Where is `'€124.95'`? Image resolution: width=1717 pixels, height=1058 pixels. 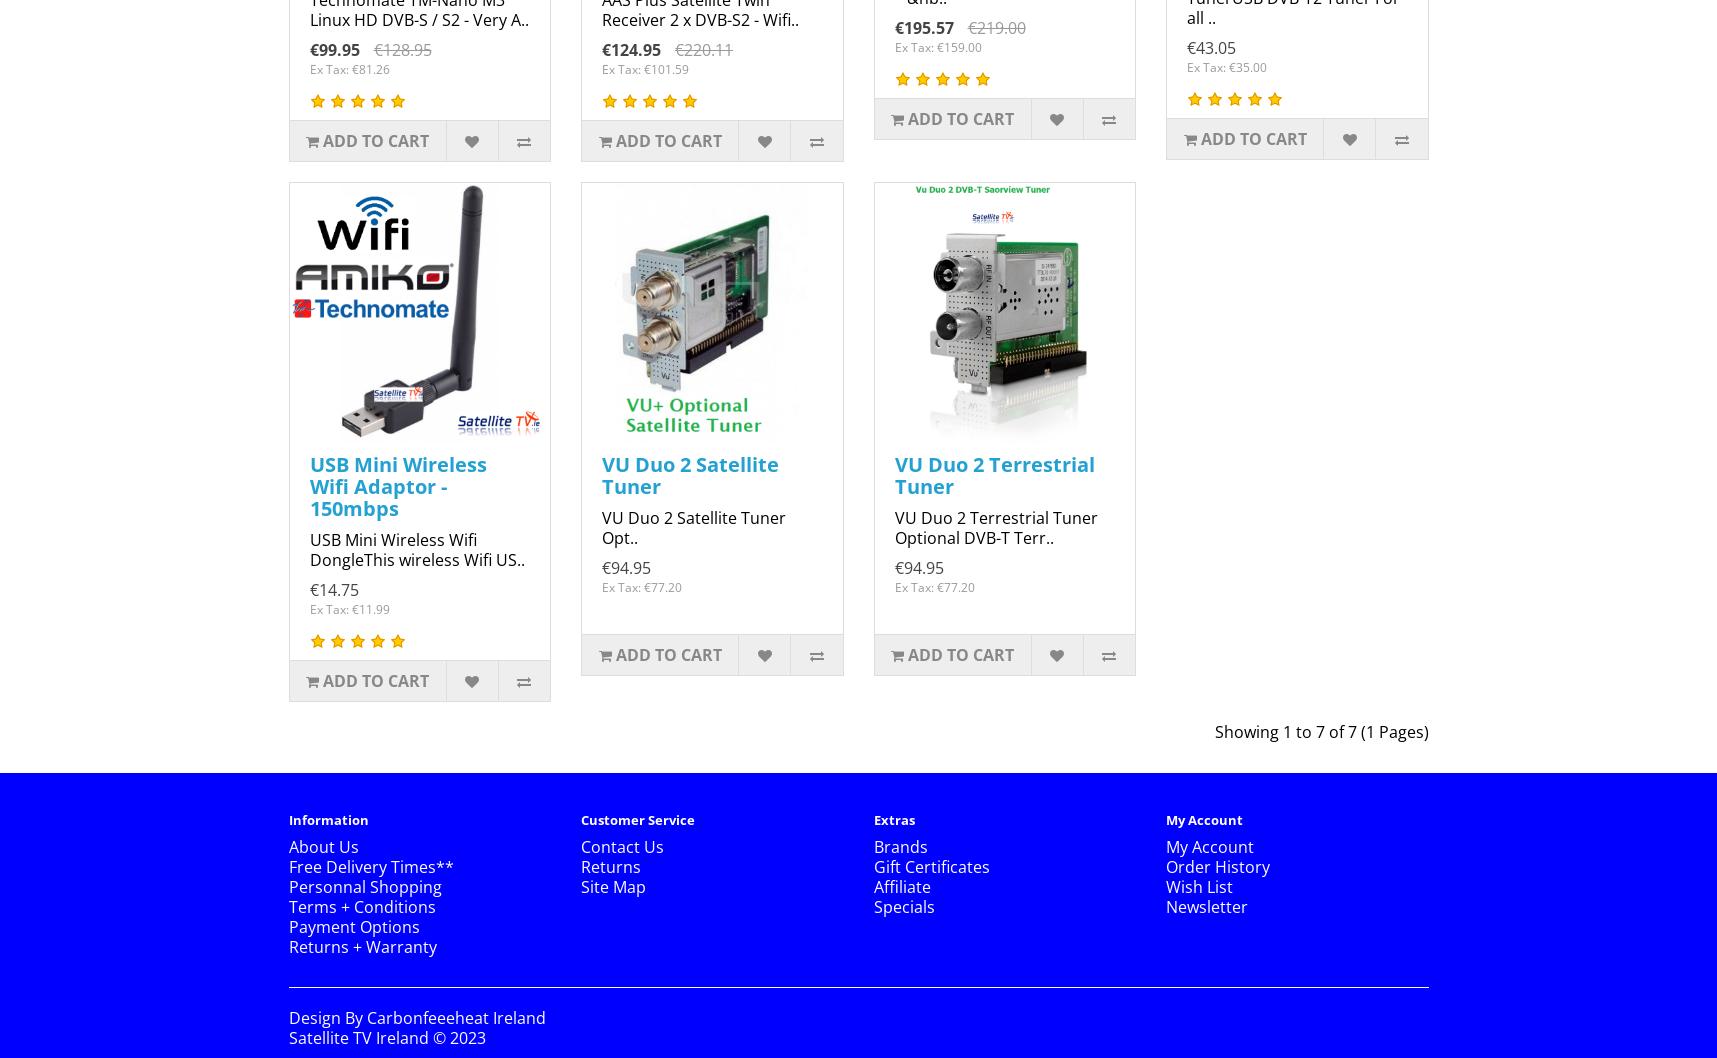
'€124.95' is located at coordinates (630, 50).